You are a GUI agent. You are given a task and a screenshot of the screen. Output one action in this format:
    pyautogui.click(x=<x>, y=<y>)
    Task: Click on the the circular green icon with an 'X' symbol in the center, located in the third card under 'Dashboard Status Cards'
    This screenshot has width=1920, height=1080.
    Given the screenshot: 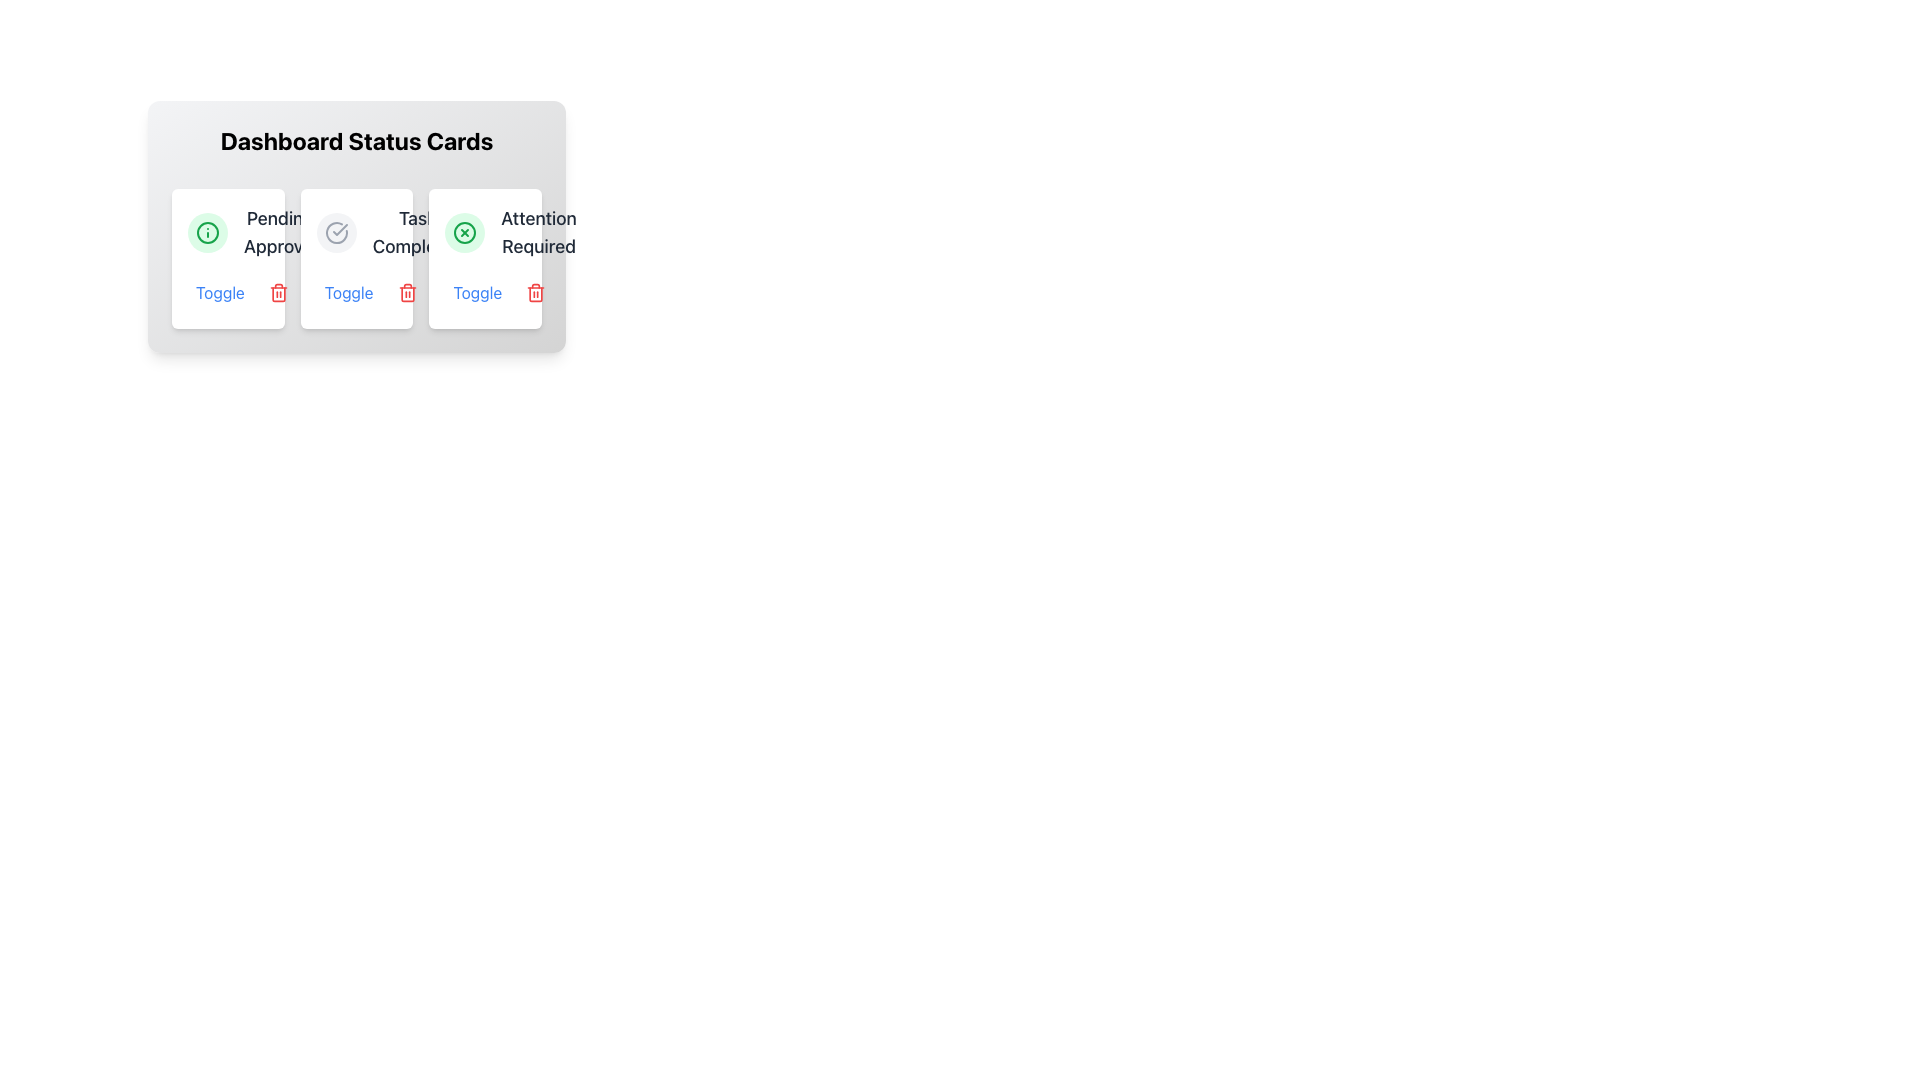 What is the action you would take?
    pyautogui.click(x=464, y=231)
    